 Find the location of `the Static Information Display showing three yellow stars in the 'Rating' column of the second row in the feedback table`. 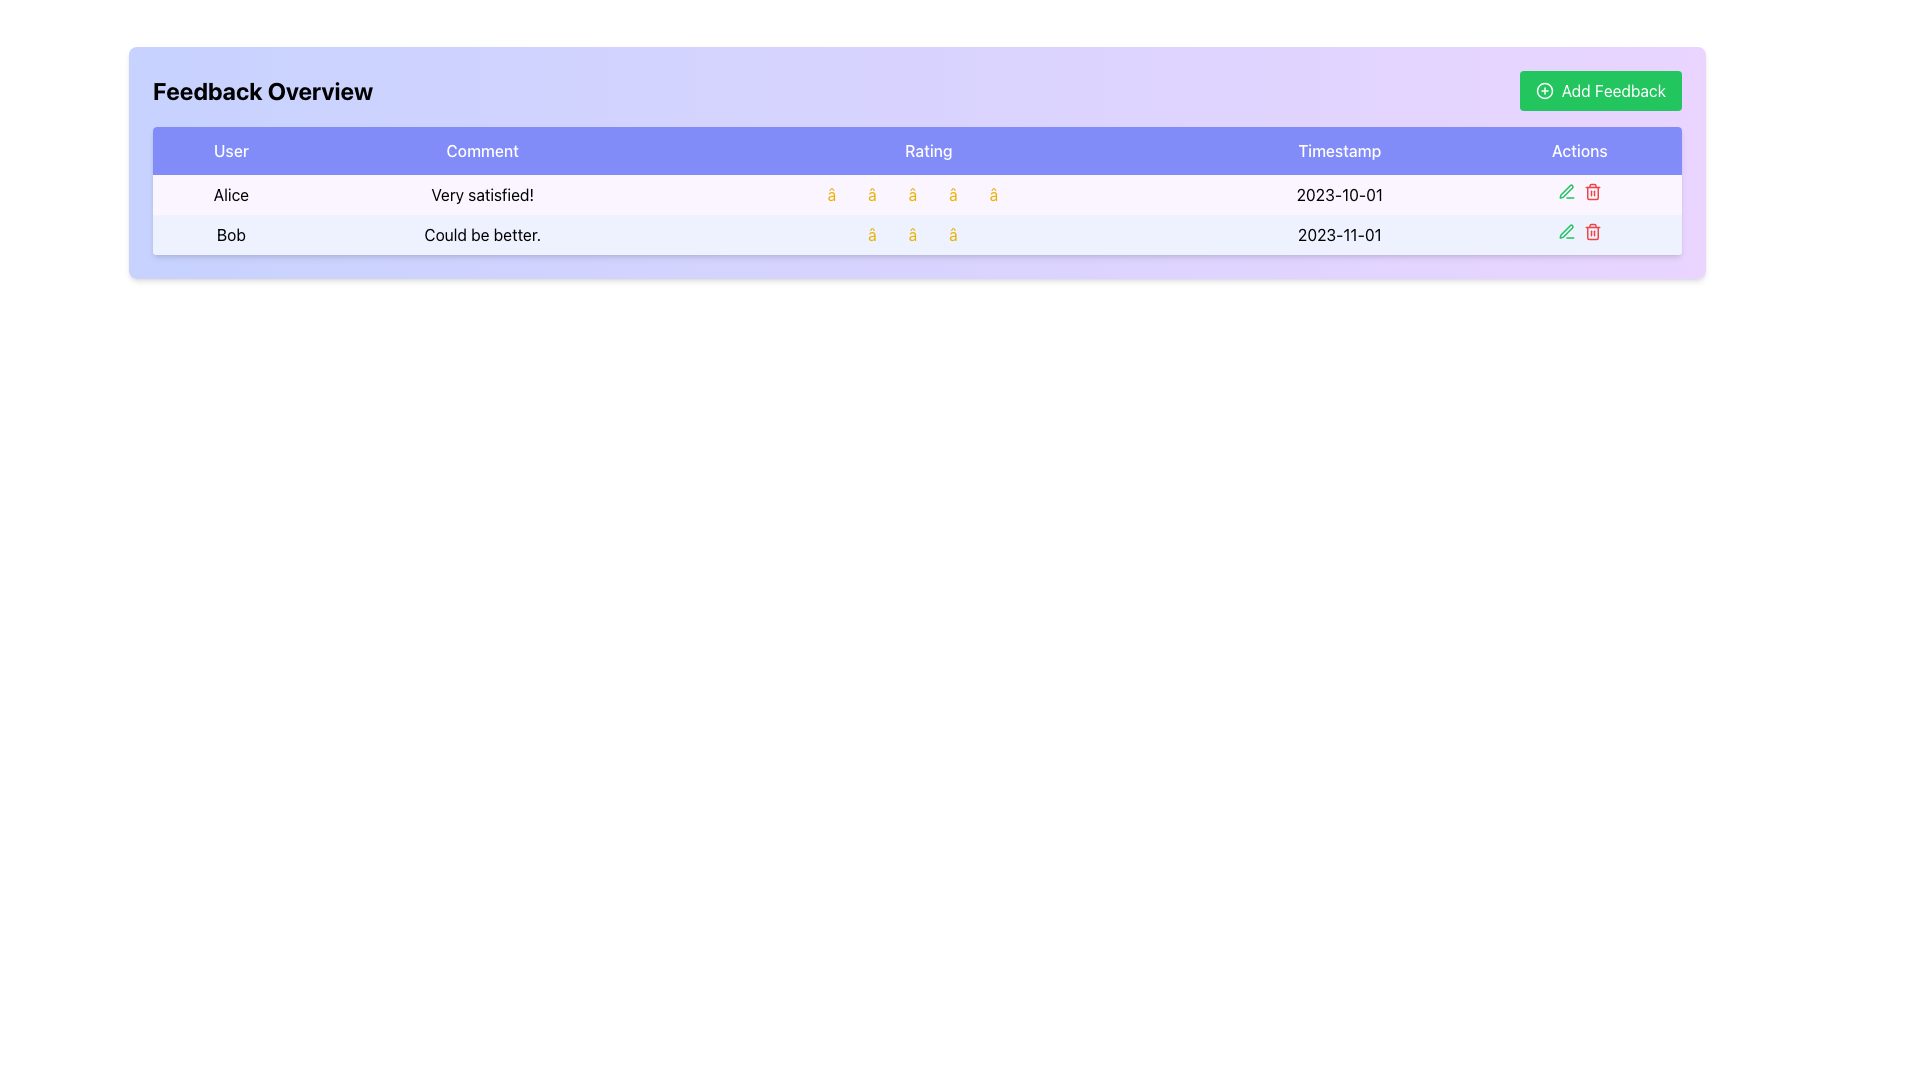

the Static Information Display showing three yellow stars in the 'Rating' column of the second row in the feedback table is located at coordinates (927, 234).